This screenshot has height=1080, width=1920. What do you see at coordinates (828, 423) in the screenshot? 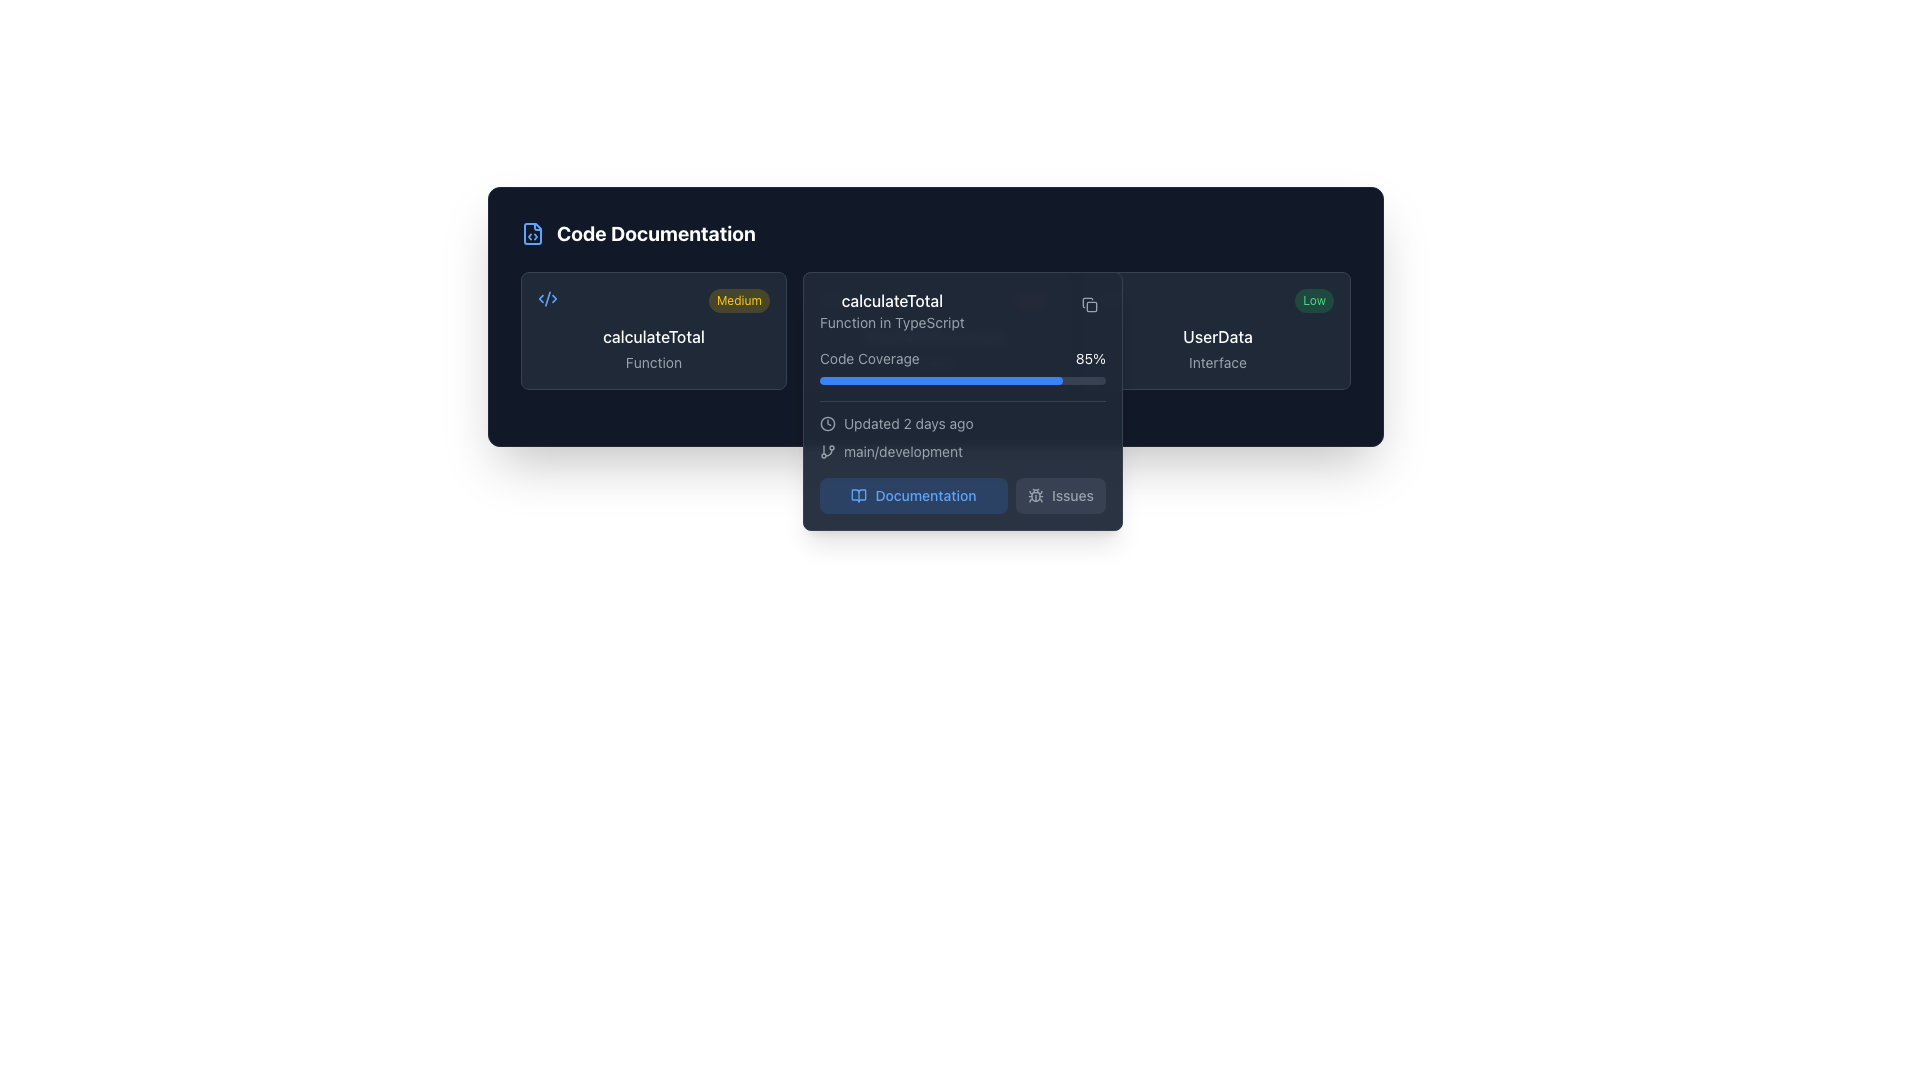
I see `the circular ring at the center of the clock icon, which is located near the top-left corner of the pop-up dialog detailing the 'calculateTotal' function` at bounding box center [828, 423].